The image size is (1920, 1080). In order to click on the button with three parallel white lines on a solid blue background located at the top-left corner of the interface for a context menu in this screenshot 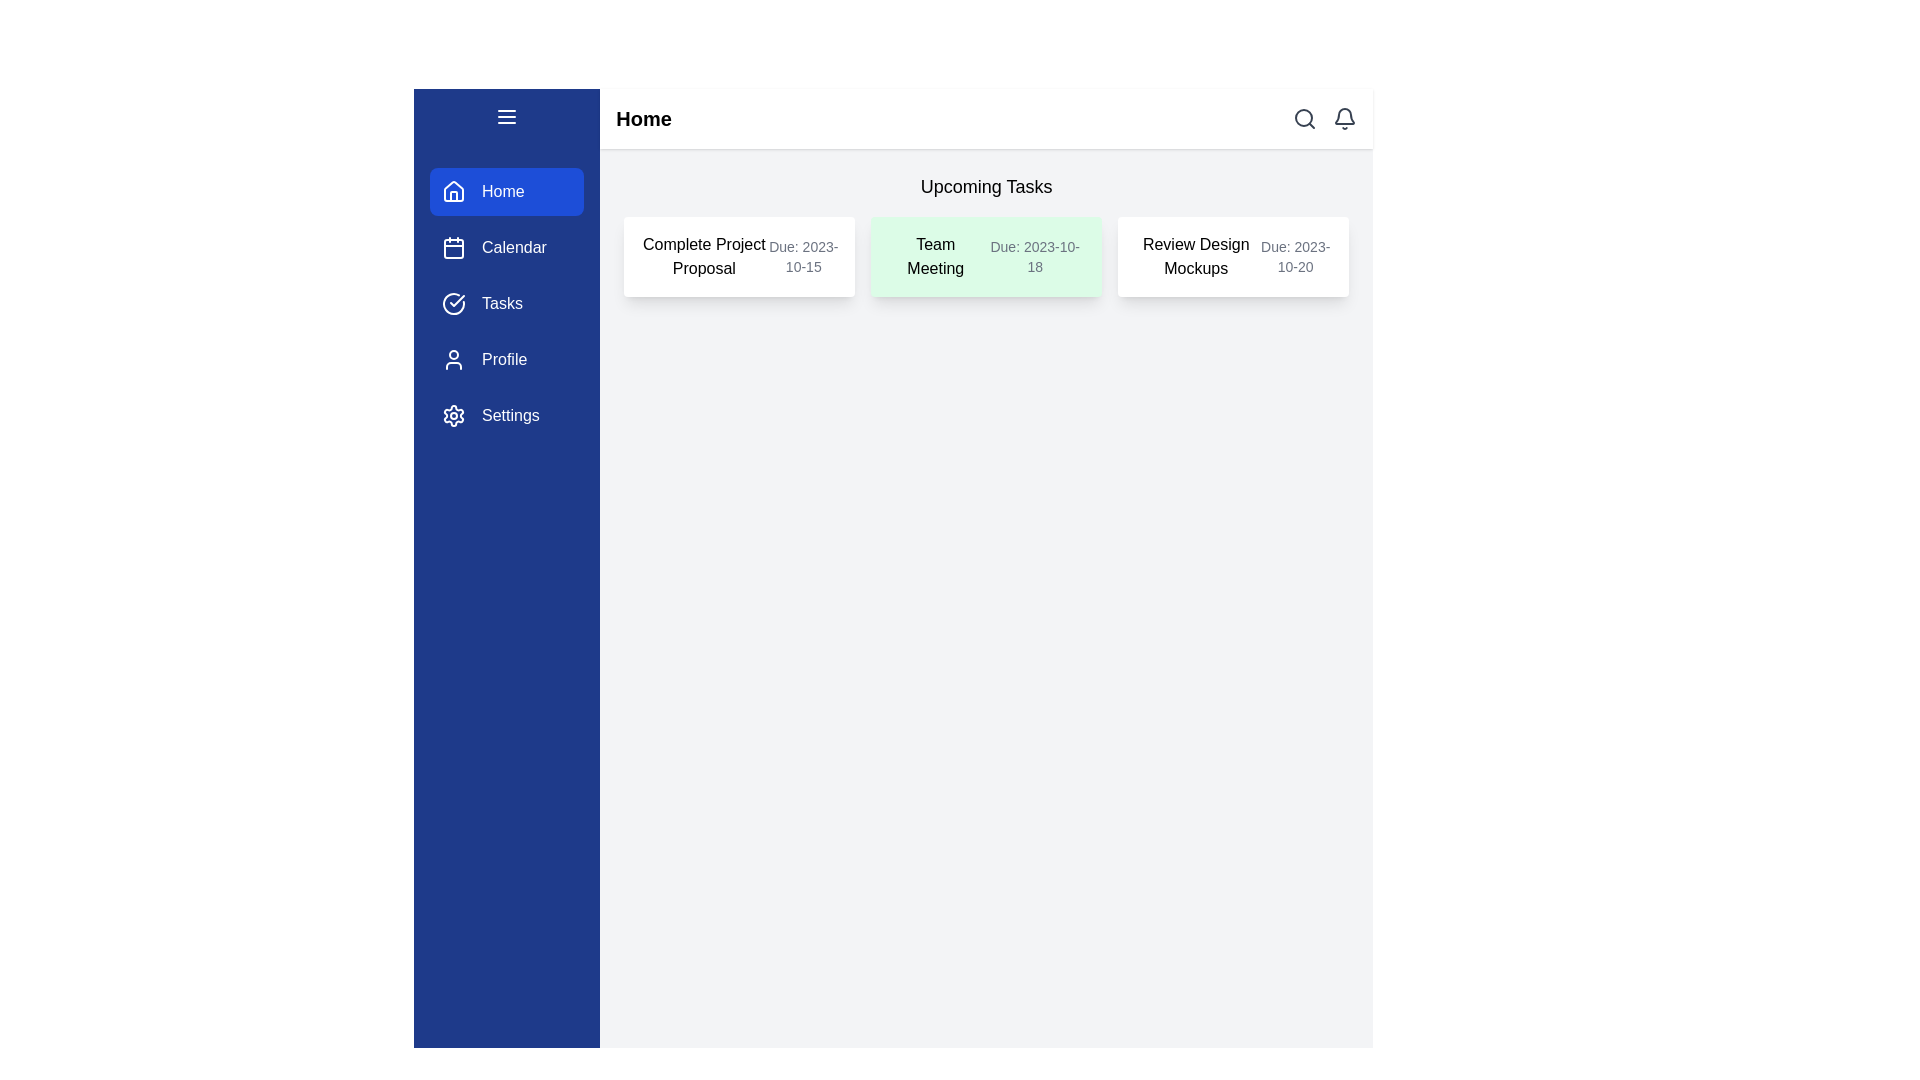, I will do `click(507, 120)`.